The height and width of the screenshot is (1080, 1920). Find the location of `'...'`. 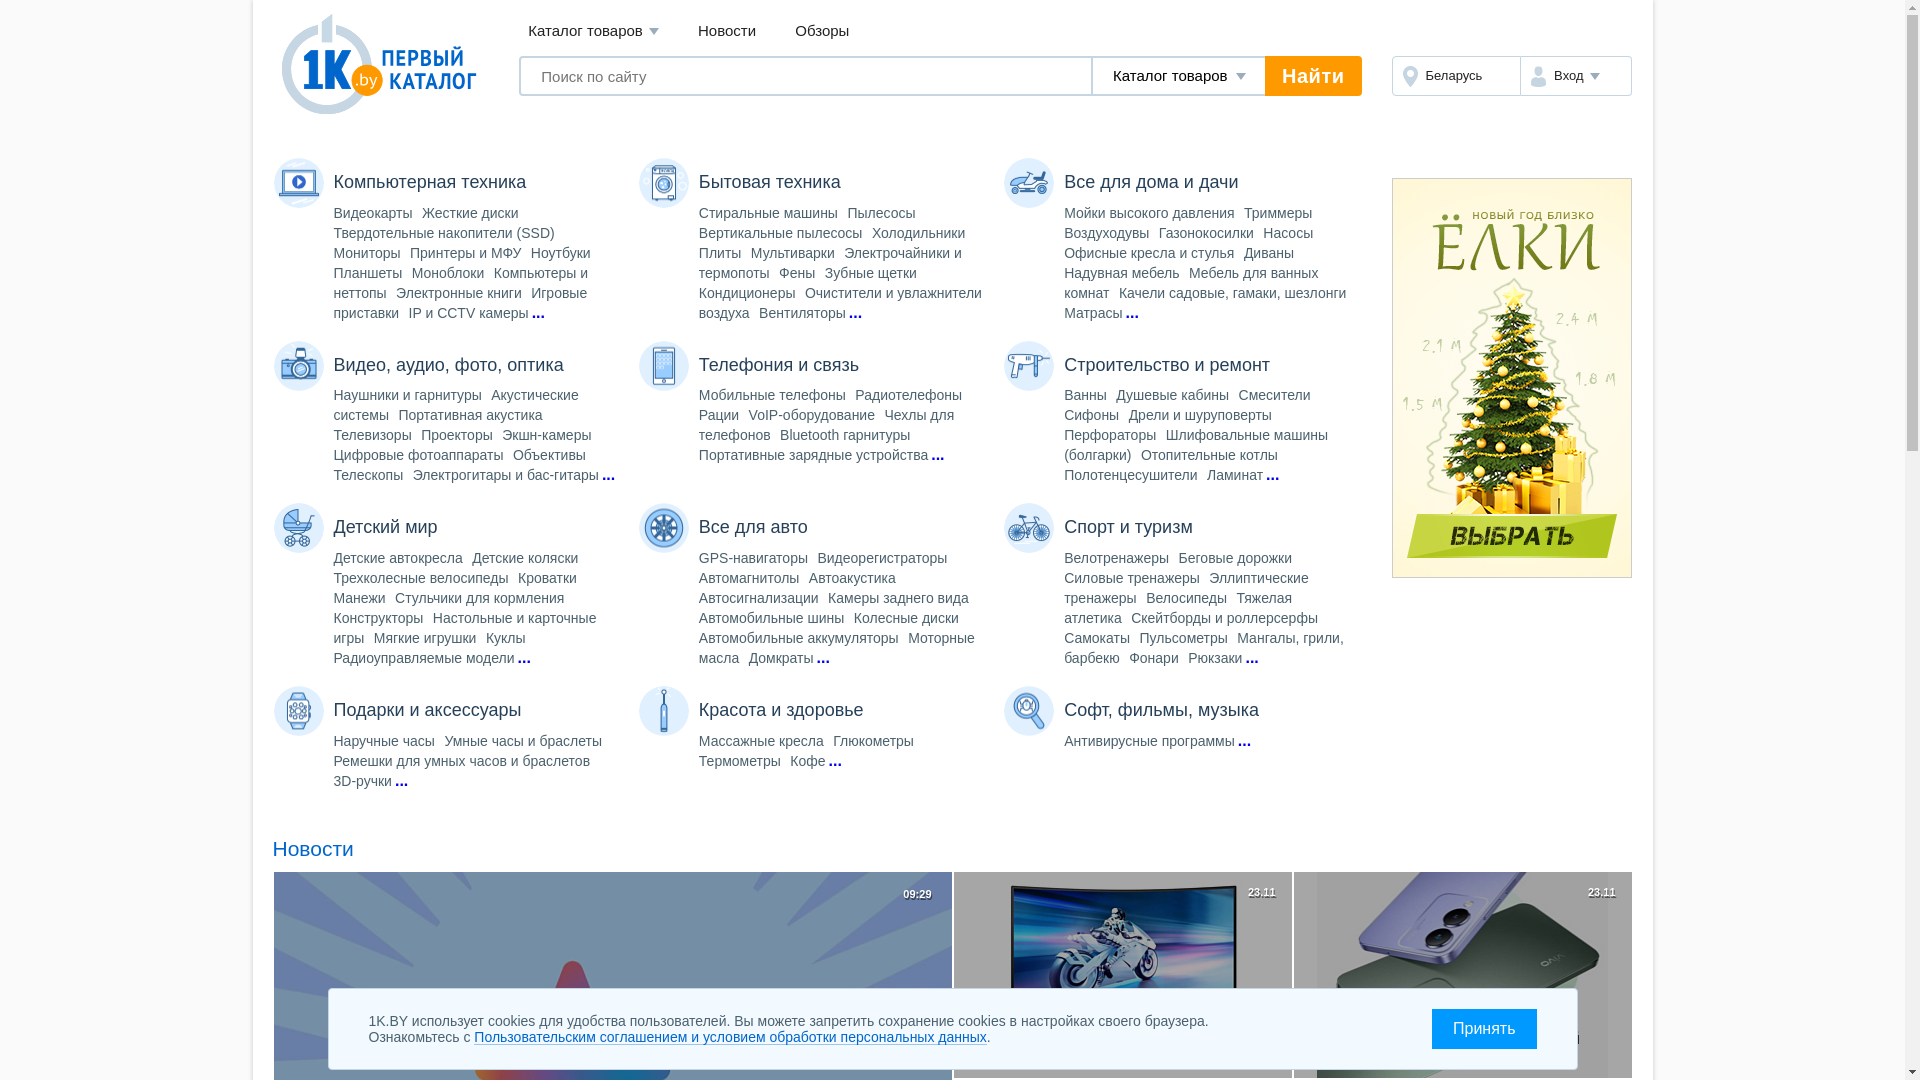

'...' is located at coordinates (524, 658).